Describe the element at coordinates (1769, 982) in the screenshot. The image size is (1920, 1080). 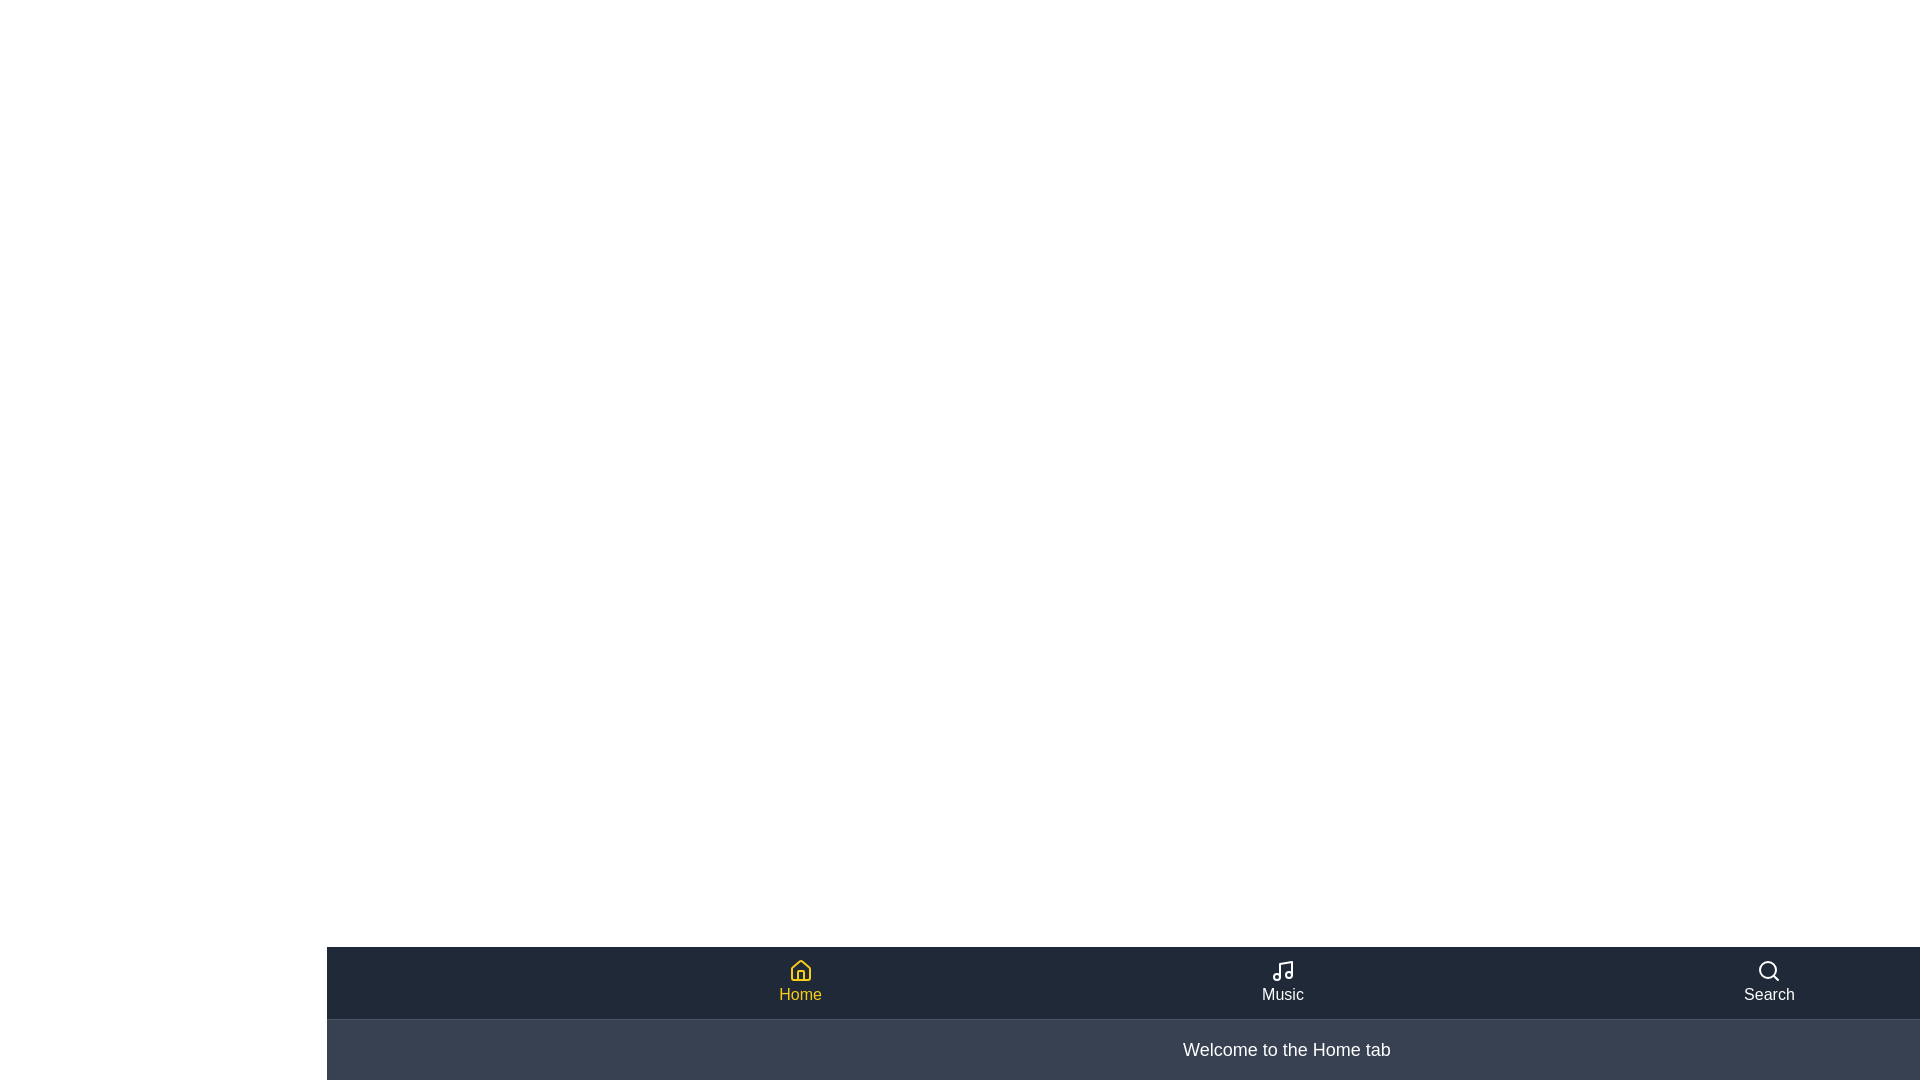
I see `the Search tab to view its content` at that location.